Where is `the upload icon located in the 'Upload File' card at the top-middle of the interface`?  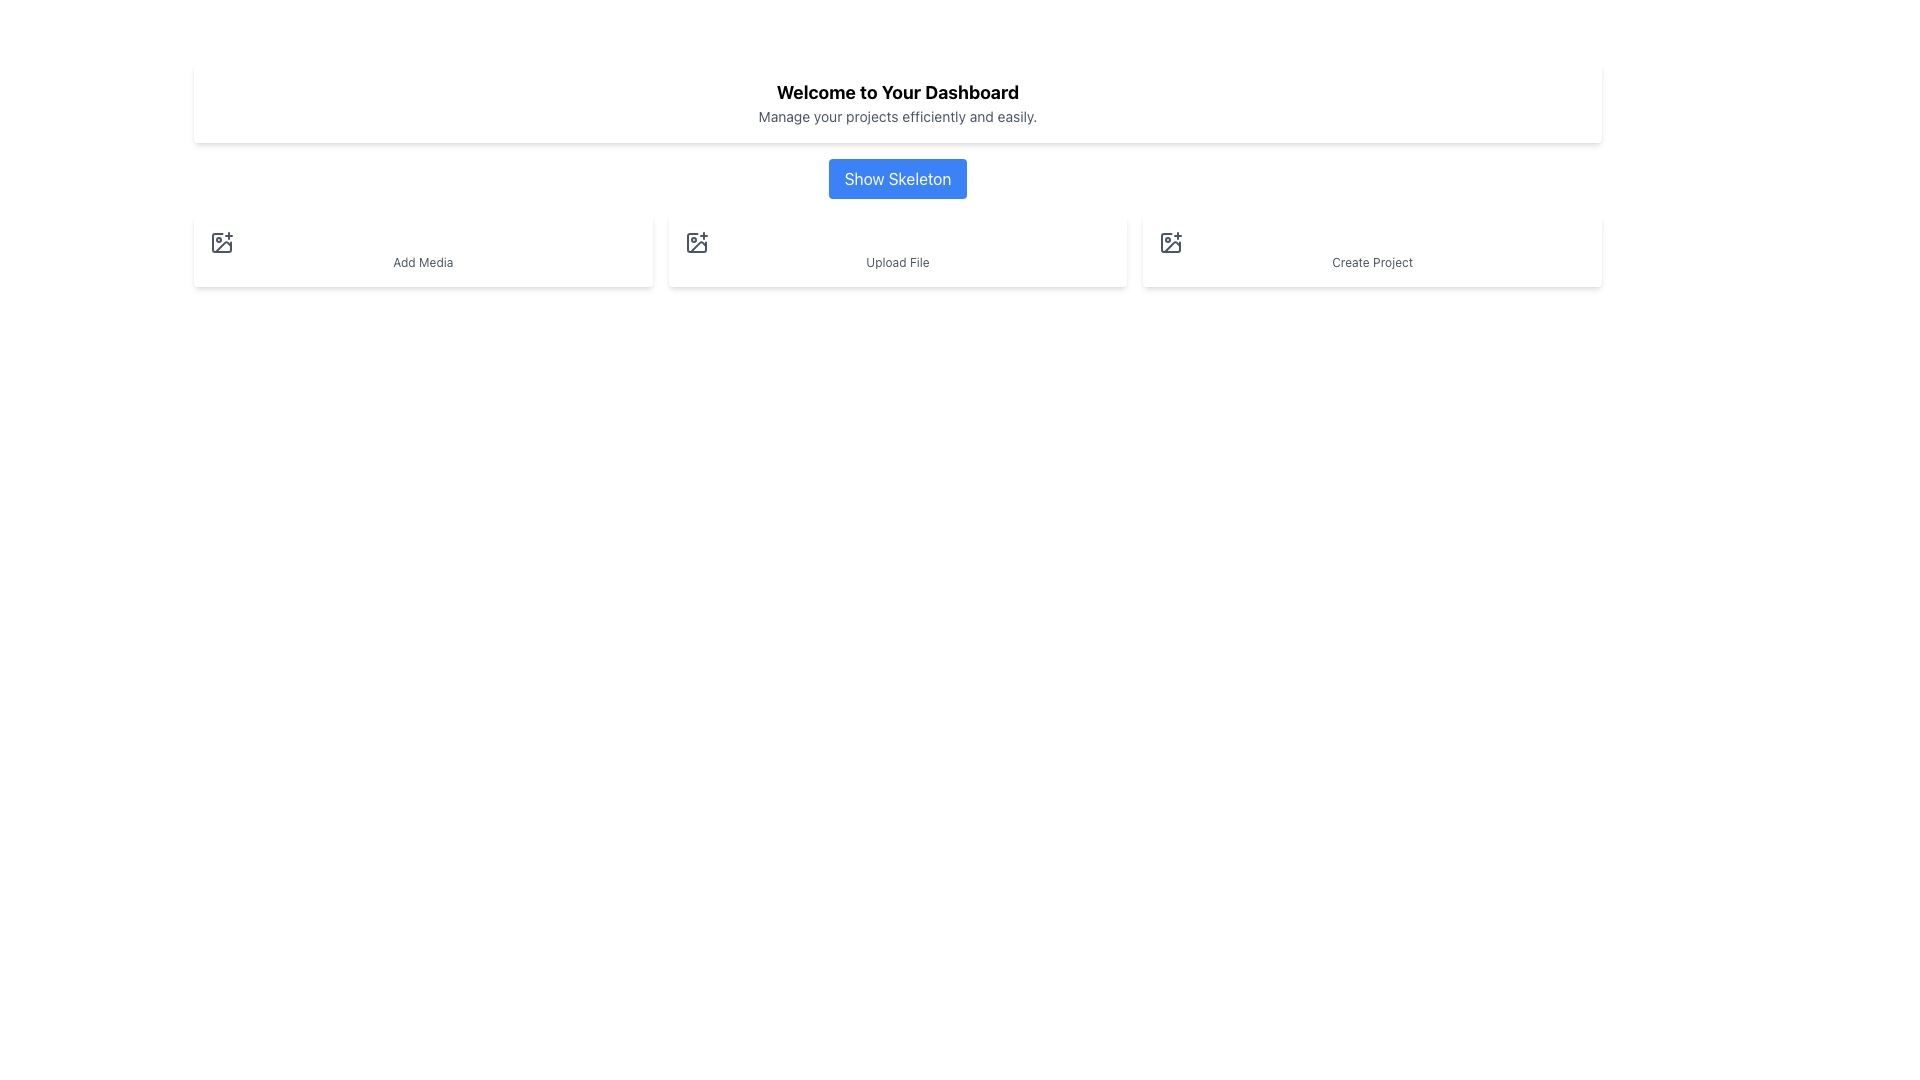
the upload icon located in the 'Upload File' card at the top-middle of the interface is located at coordinates (696, 242).